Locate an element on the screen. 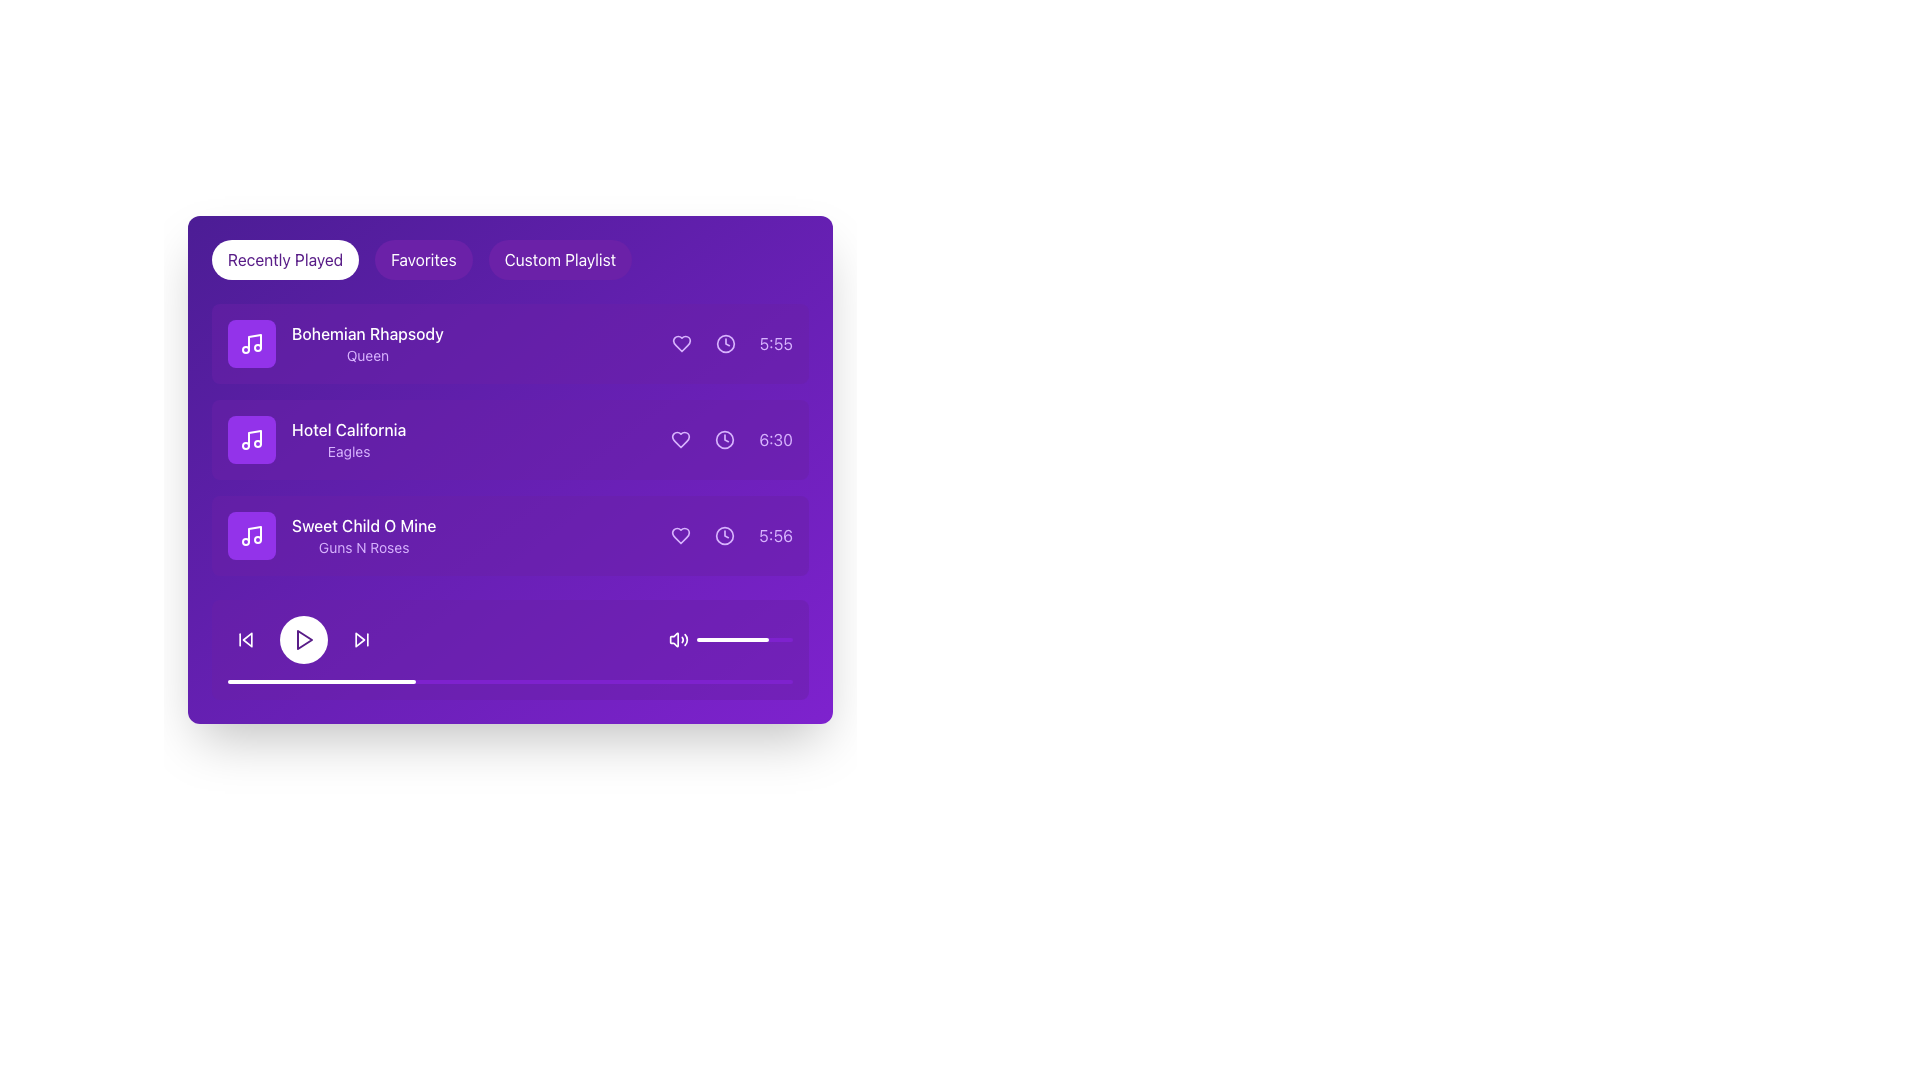  the static text display component showing 'Bohemian Rhapsody' by 'Queen', which is styled in bold white and smaller purple text, located in the 'Recently Played' section is located at coordinates (367, 342).